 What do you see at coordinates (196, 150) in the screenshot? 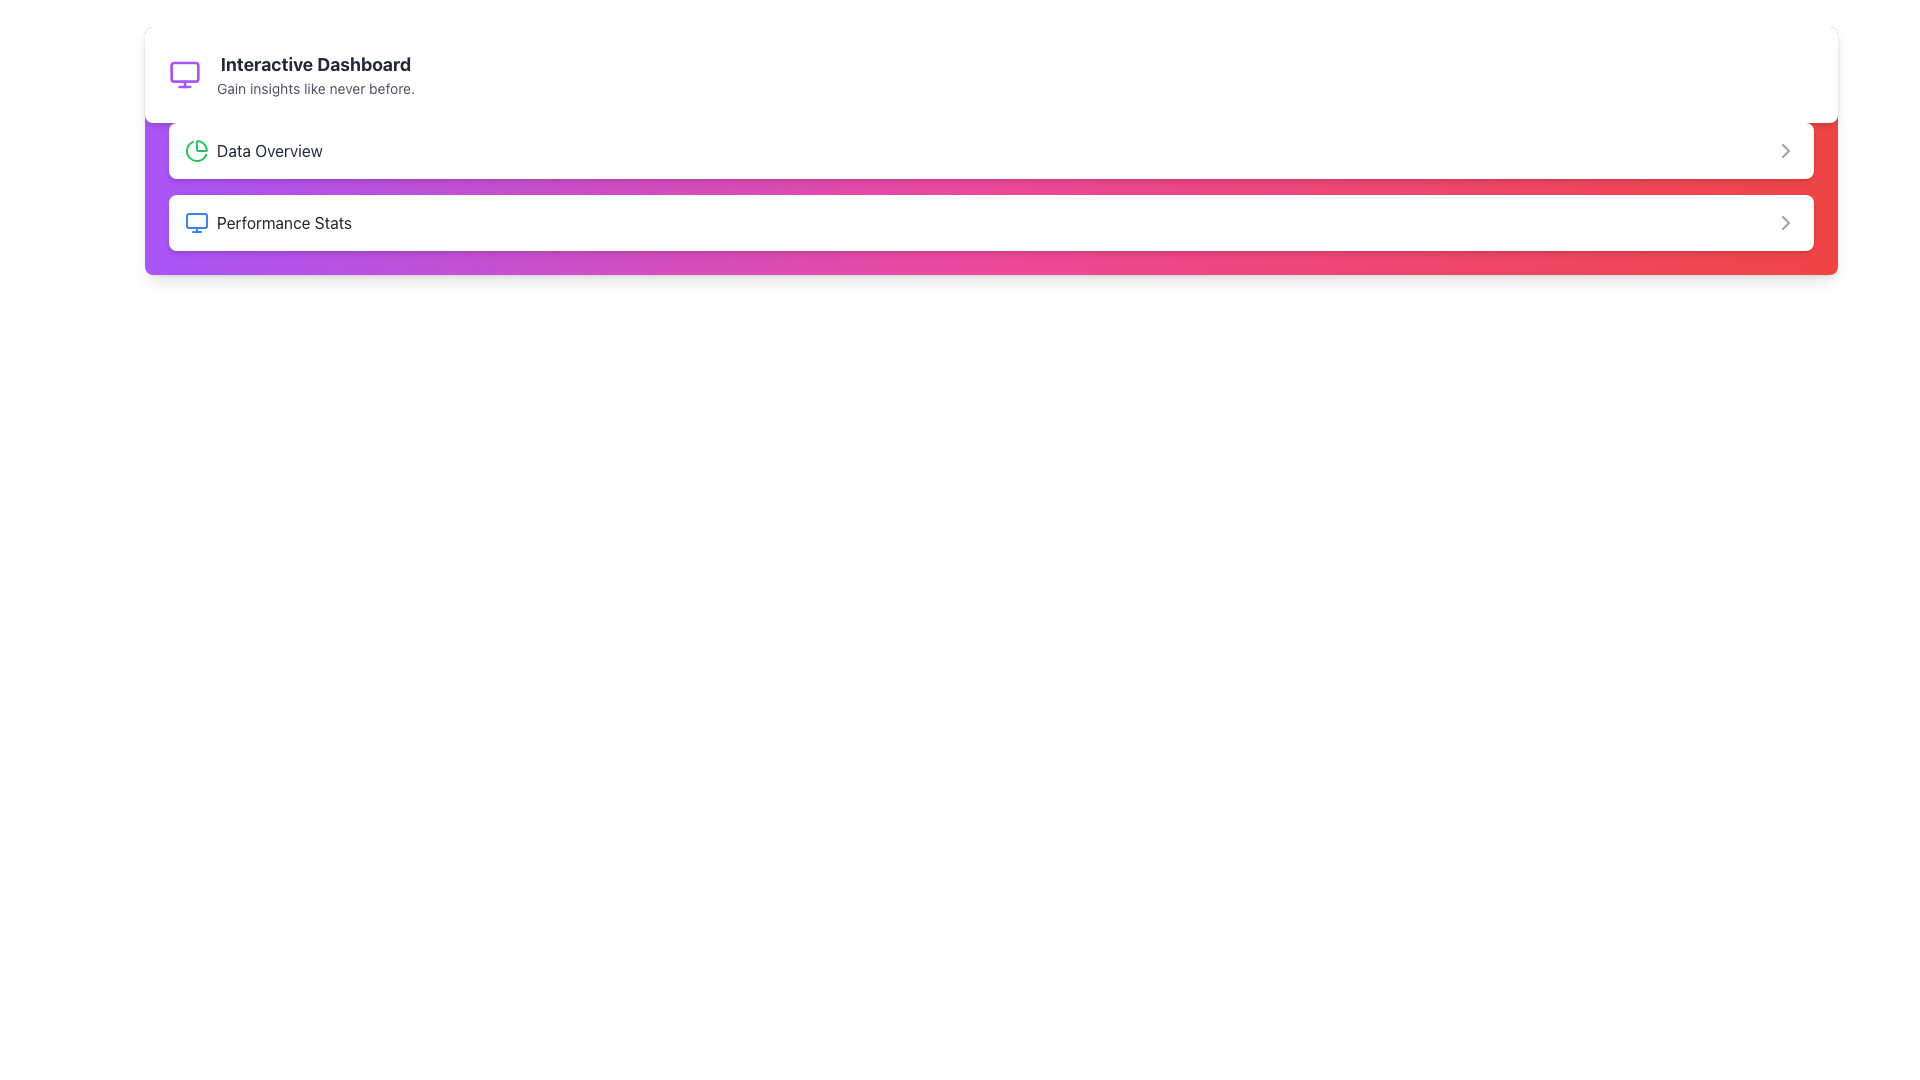
I see `the pie chart segment element located to the left of the 'Data Overview' label` at bounding box center [196, 150].